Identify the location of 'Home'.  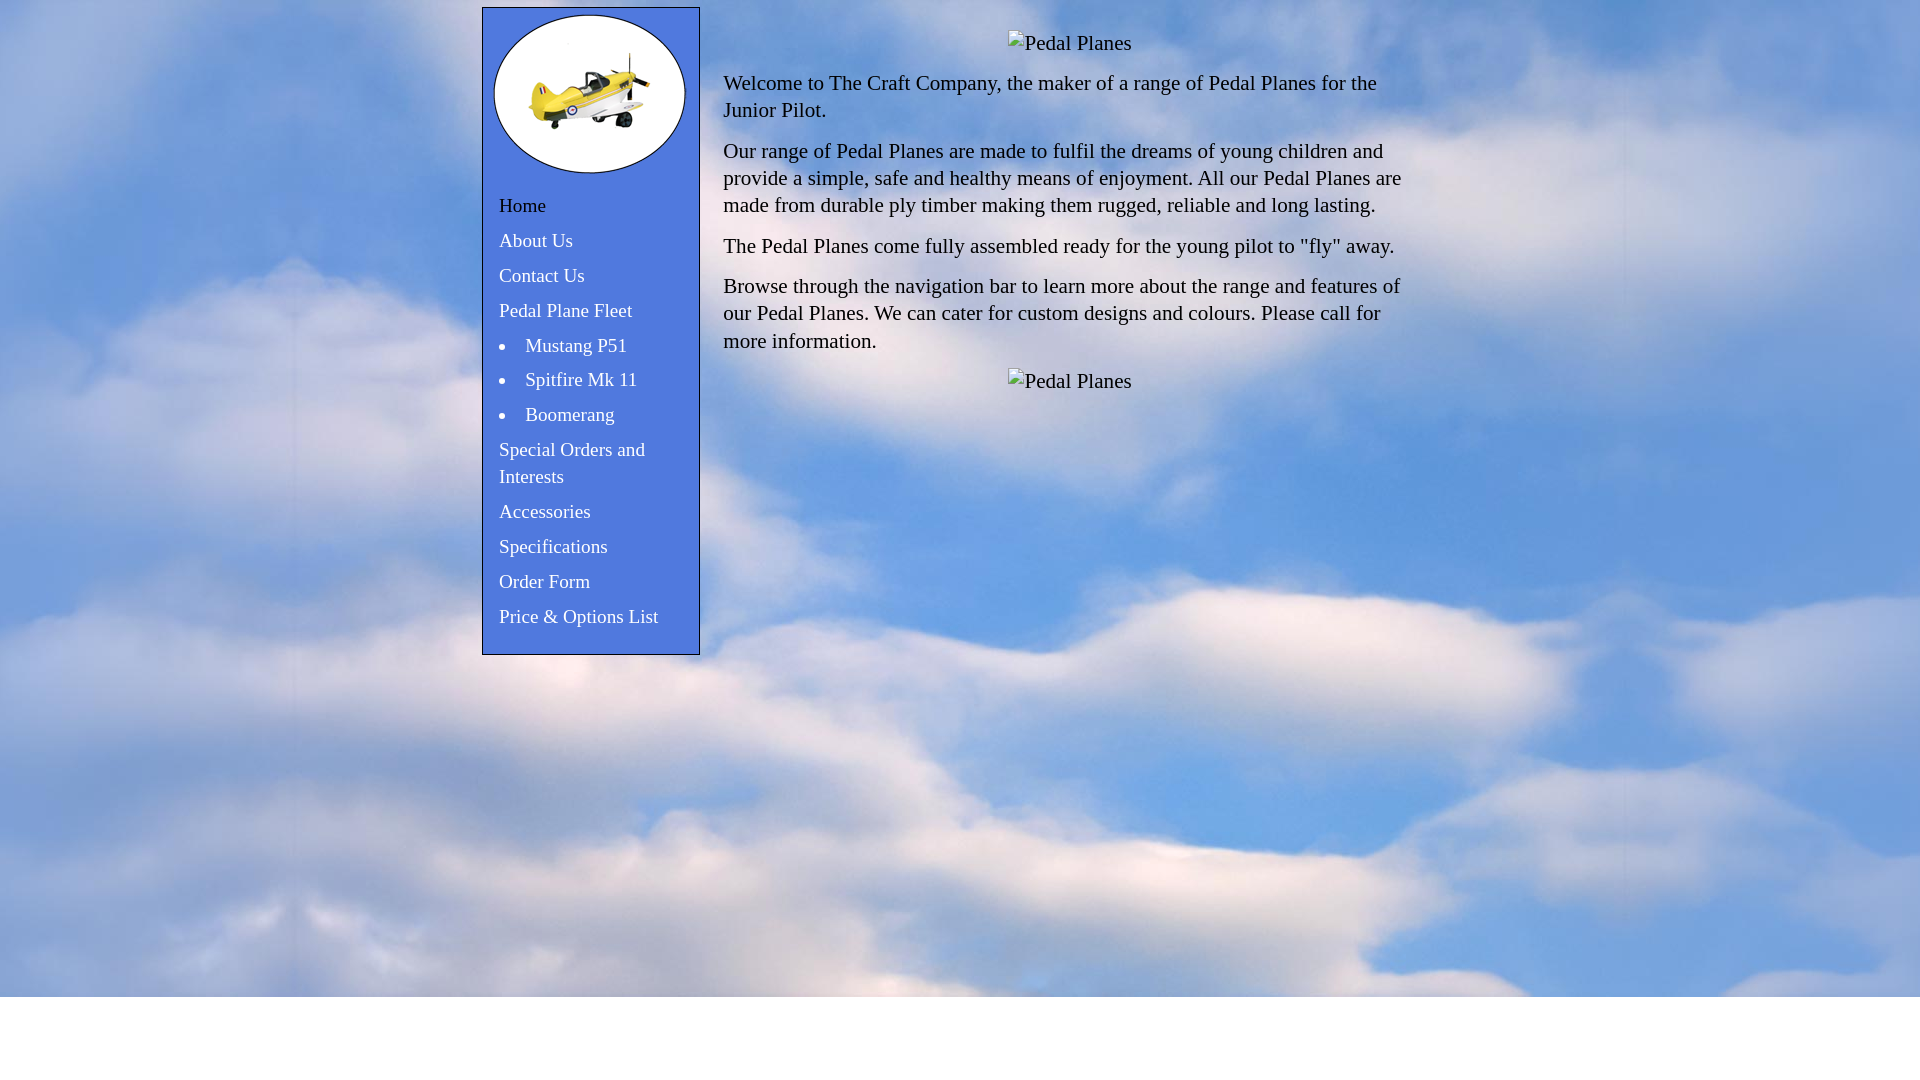
(522, 205).